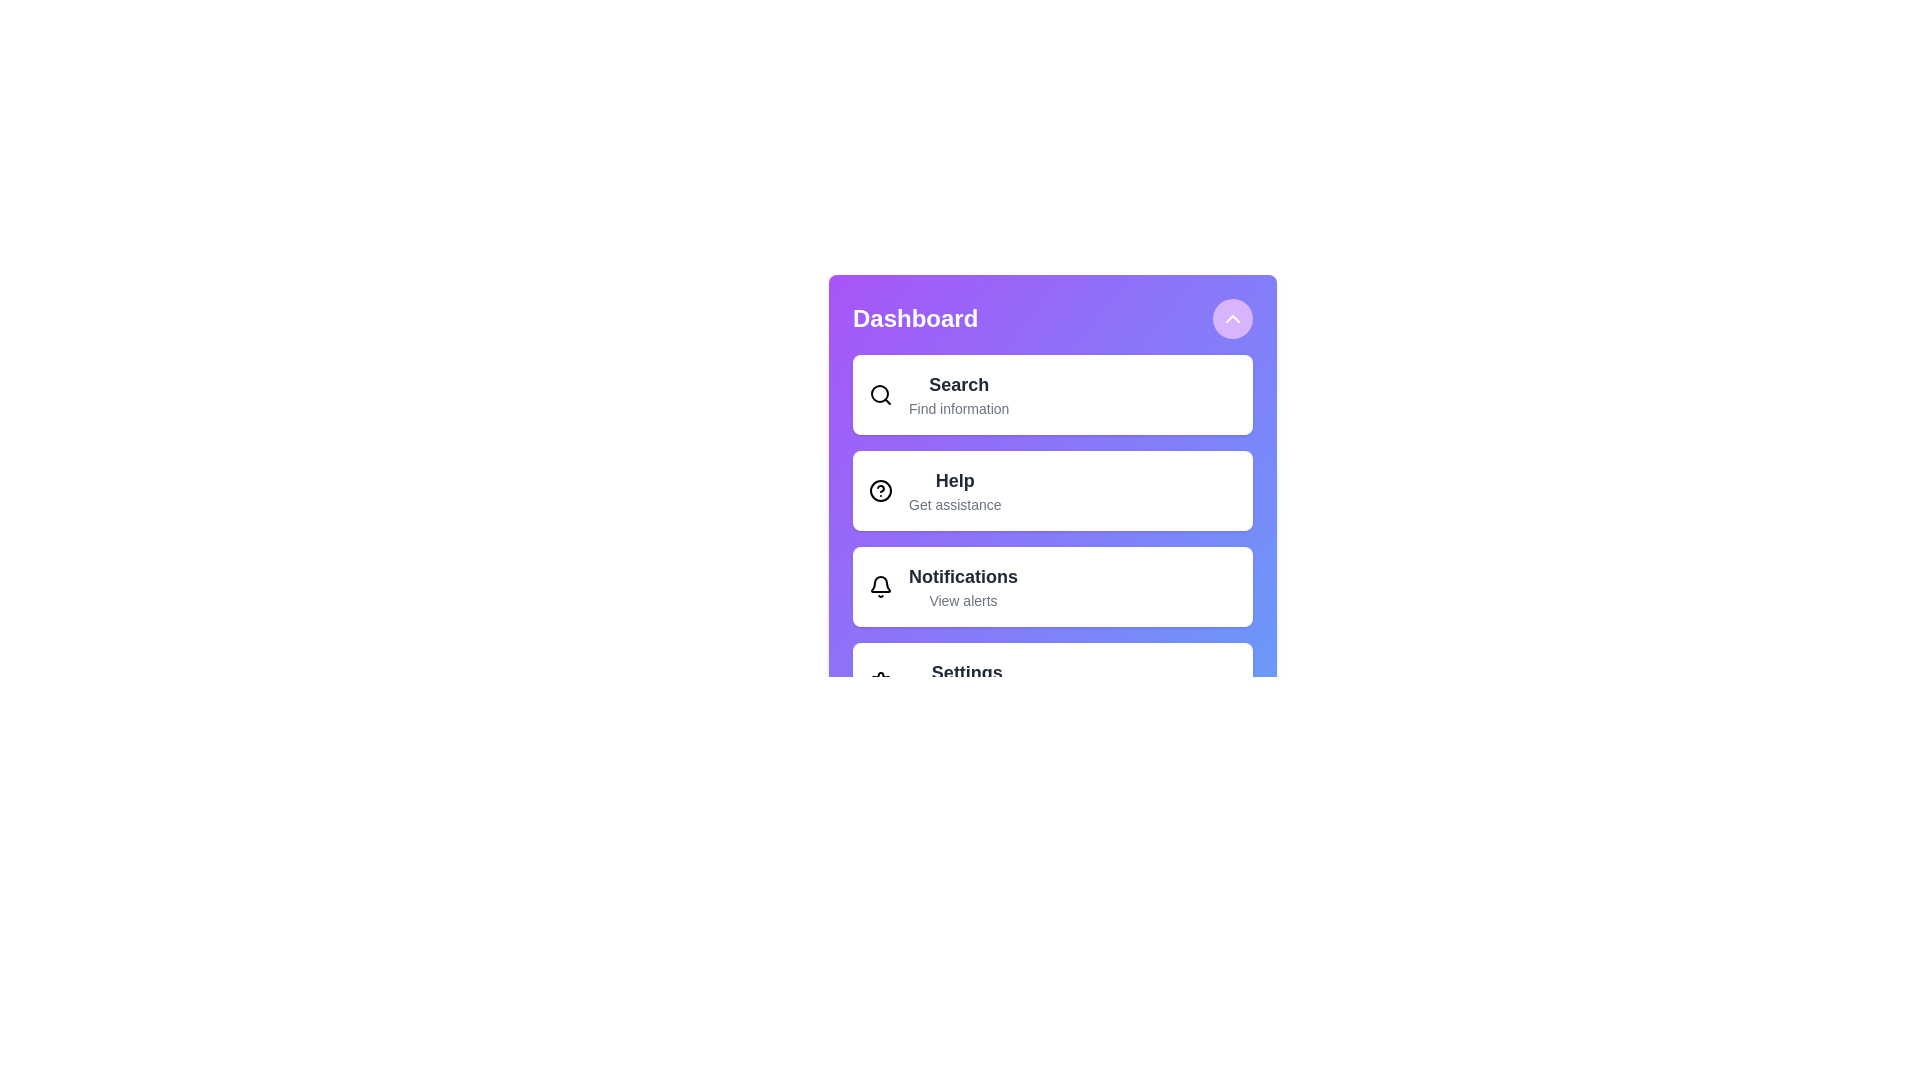 Image resolution: width=1920 pixels, height=1080 pixels. I want to click on the menu item labeled Notifications, so click(1051, 585).